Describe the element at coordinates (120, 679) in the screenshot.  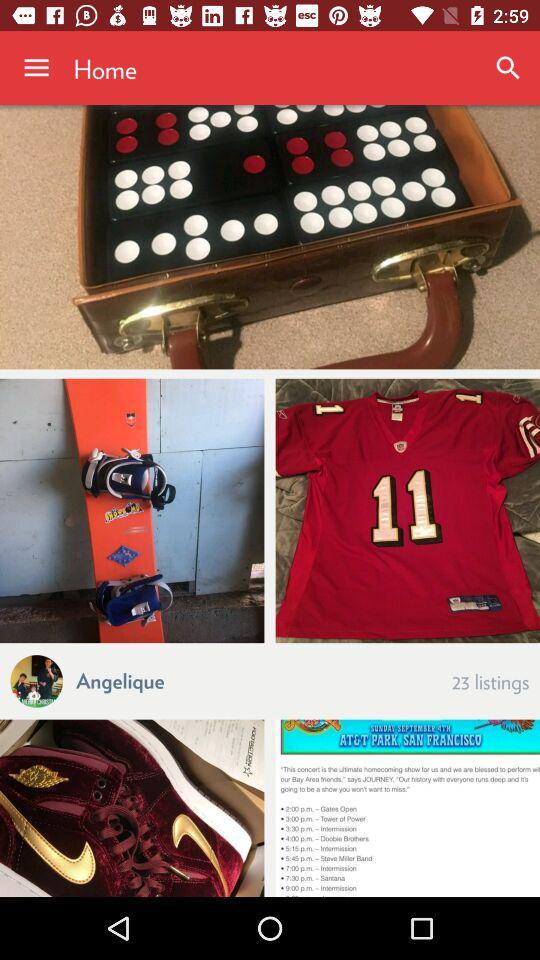
I see `the icon next to 23 listings icon` at that location.